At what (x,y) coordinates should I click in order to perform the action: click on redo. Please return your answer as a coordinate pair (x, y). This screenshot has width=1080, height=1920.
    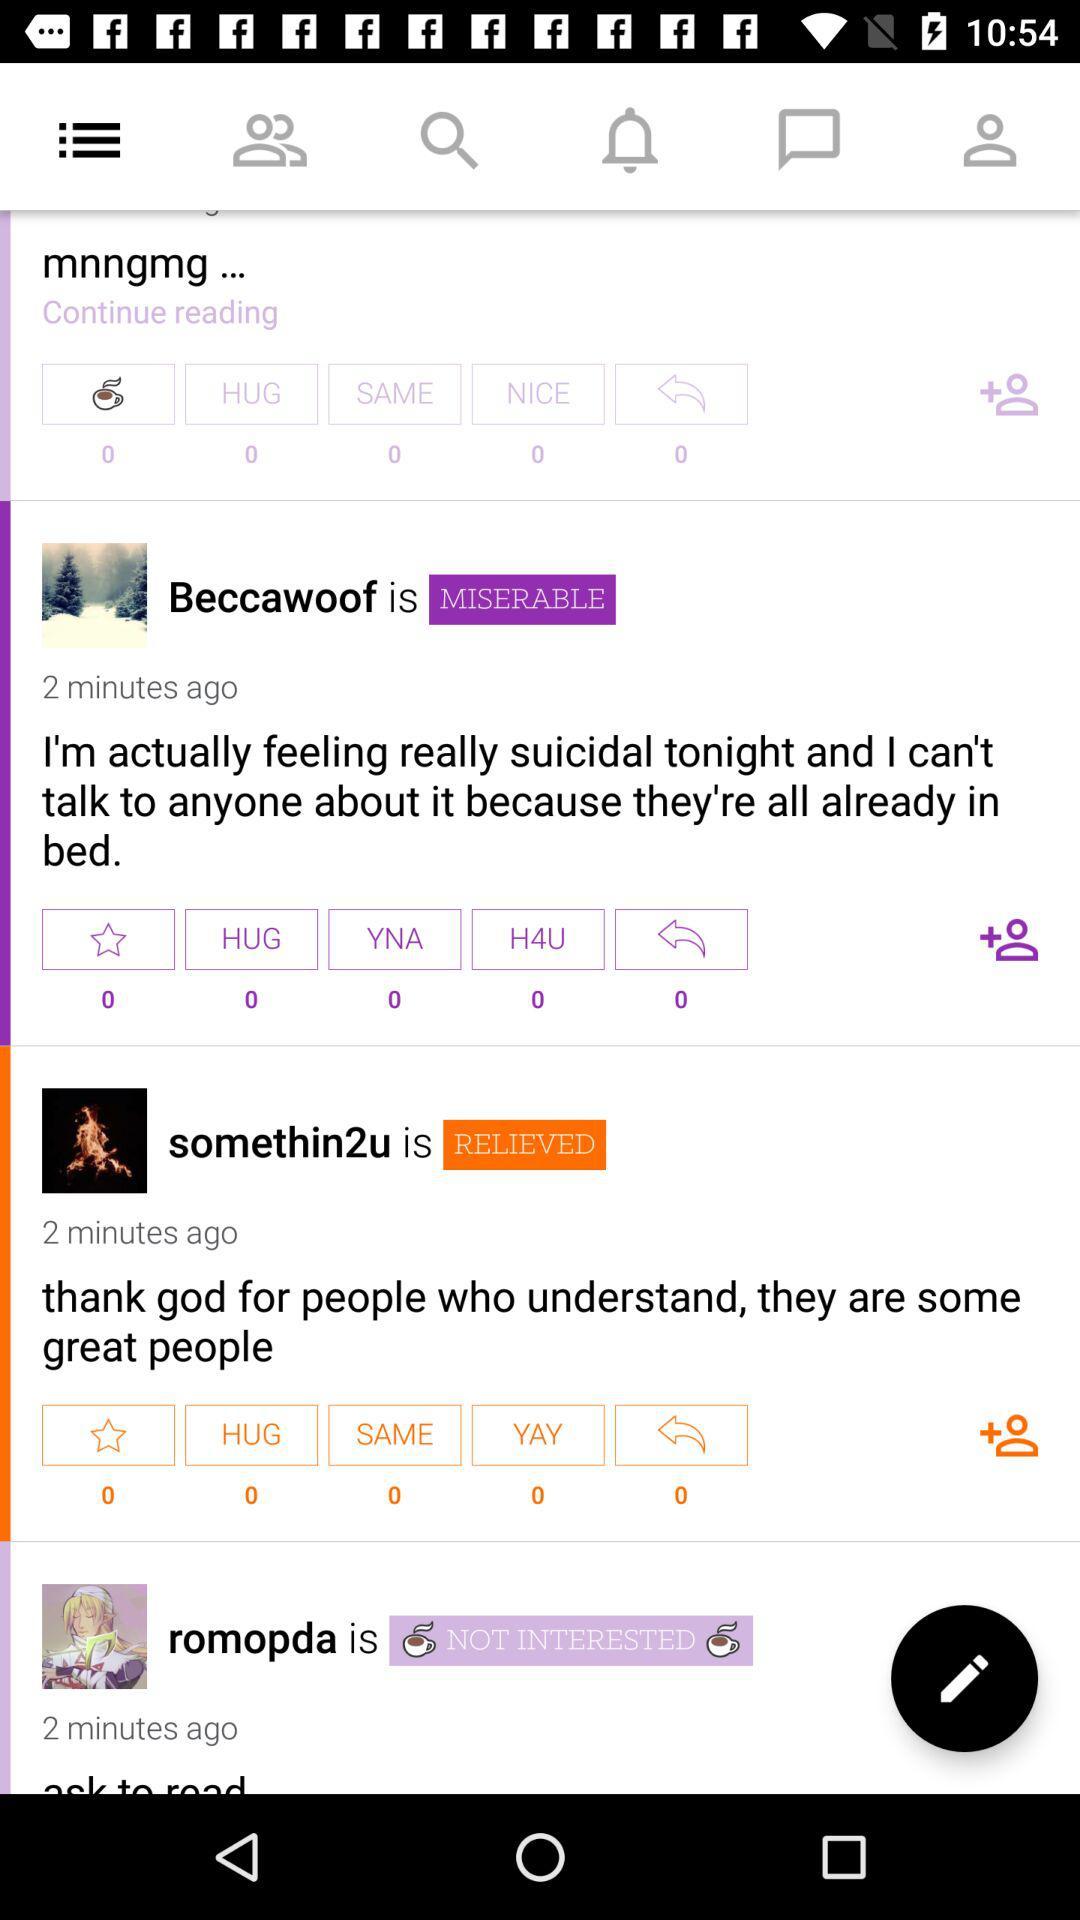
    Looking at the image, I should click on (680, 394).